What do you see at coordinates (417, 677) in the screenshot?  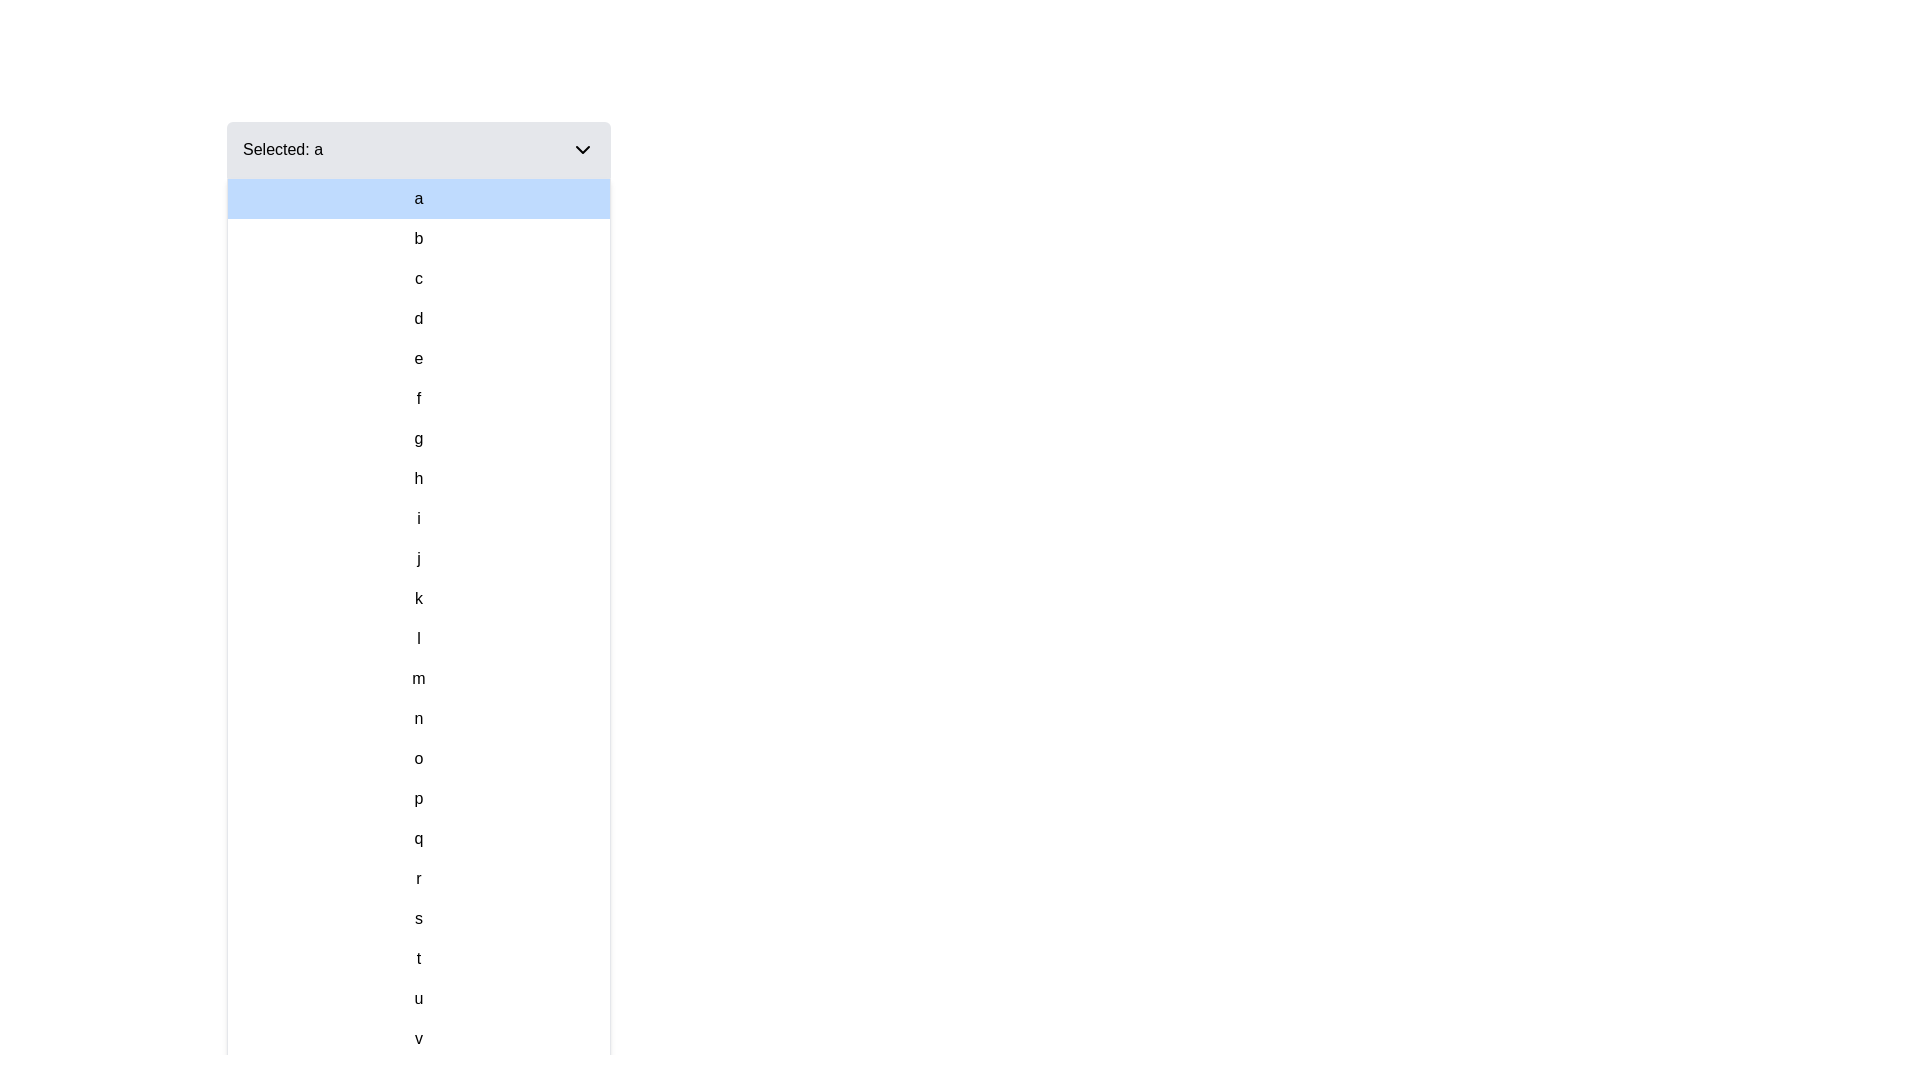 I see `the text item representing the letter 'm' in a vertically scrollable list of letters, which is the 13th letter, located between 'l' and 'n'` at bounding box center [417, 677].